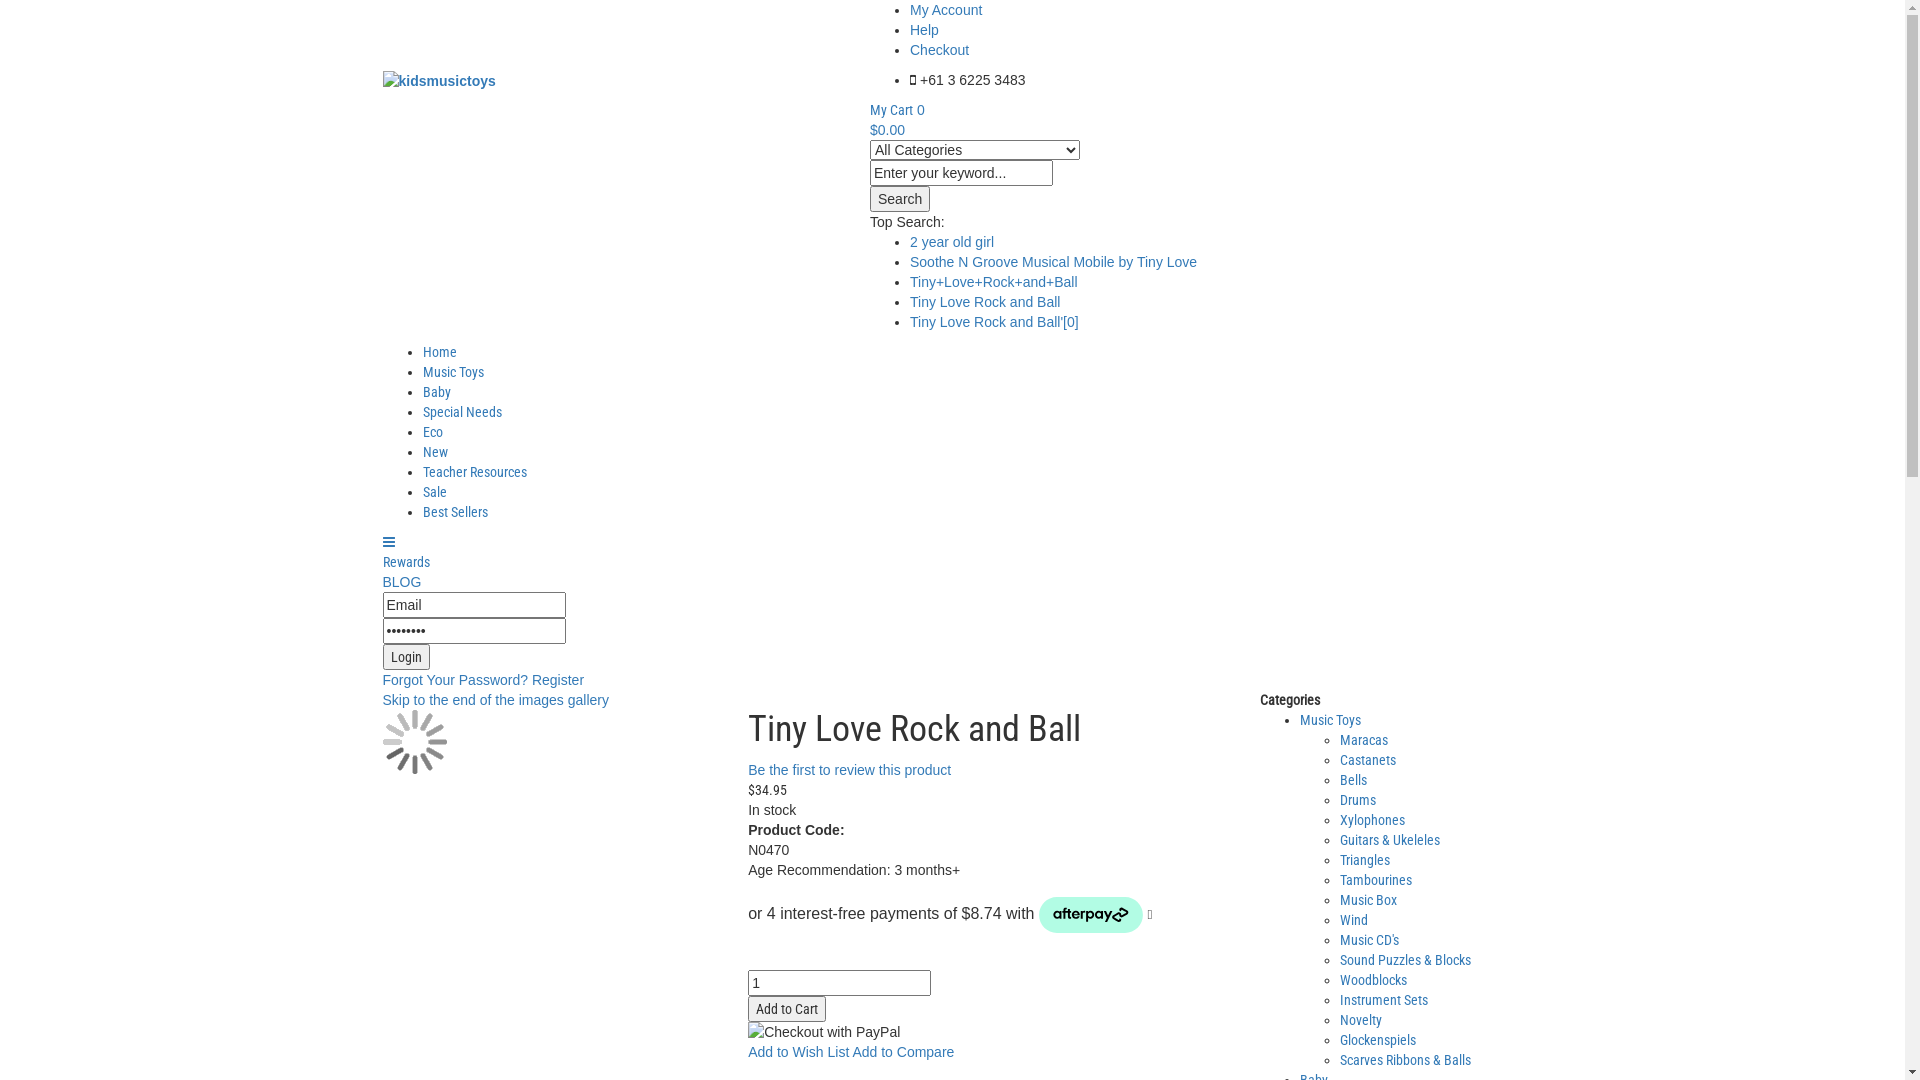  I want to click on 'Music Box', so click(1339, 898).